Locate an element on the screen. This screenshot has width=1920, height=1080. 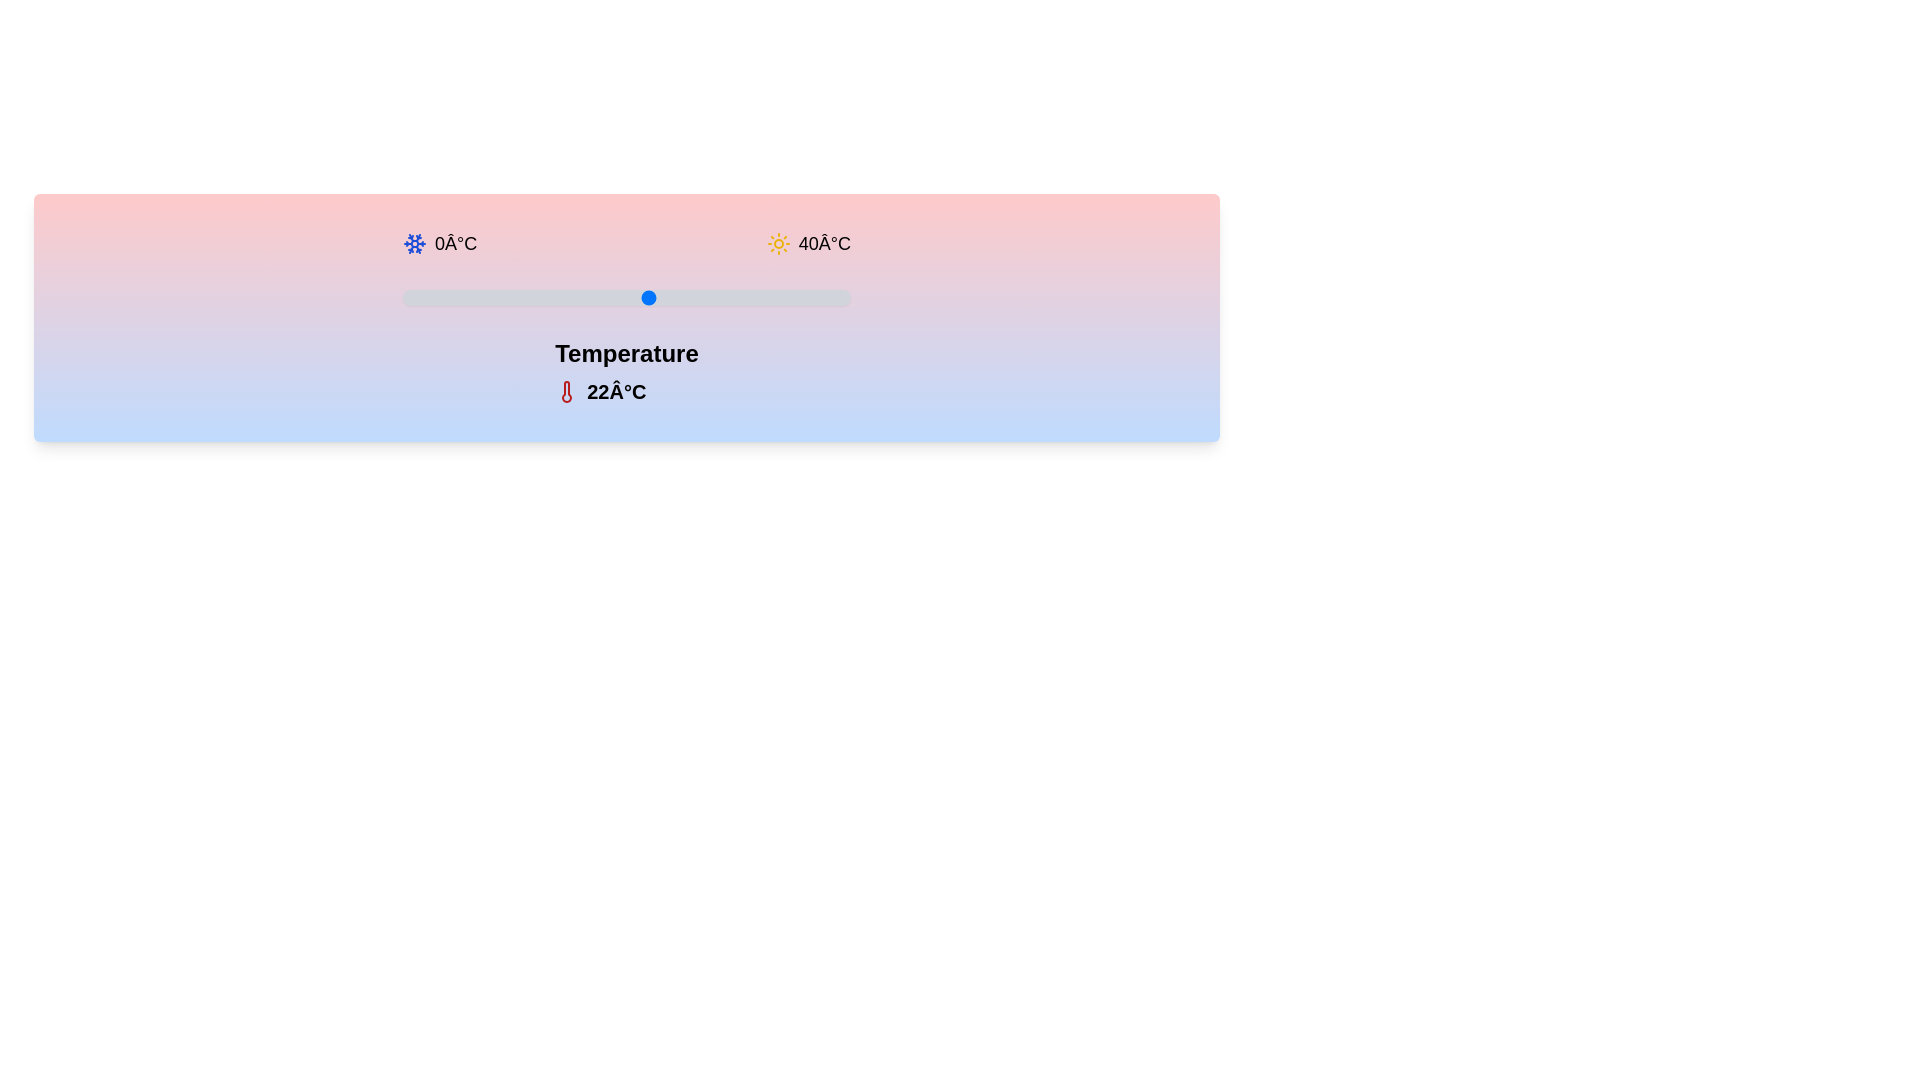
the slider to set the temperature to 10°C is located at coordinates (514, 297).